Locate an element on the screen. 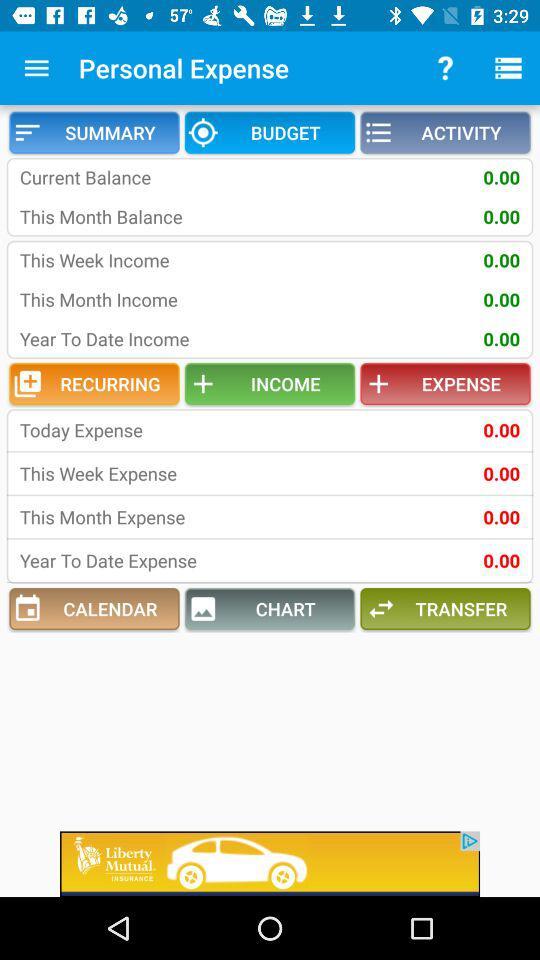  item above current balance icon is located at coordinates (270, 131).